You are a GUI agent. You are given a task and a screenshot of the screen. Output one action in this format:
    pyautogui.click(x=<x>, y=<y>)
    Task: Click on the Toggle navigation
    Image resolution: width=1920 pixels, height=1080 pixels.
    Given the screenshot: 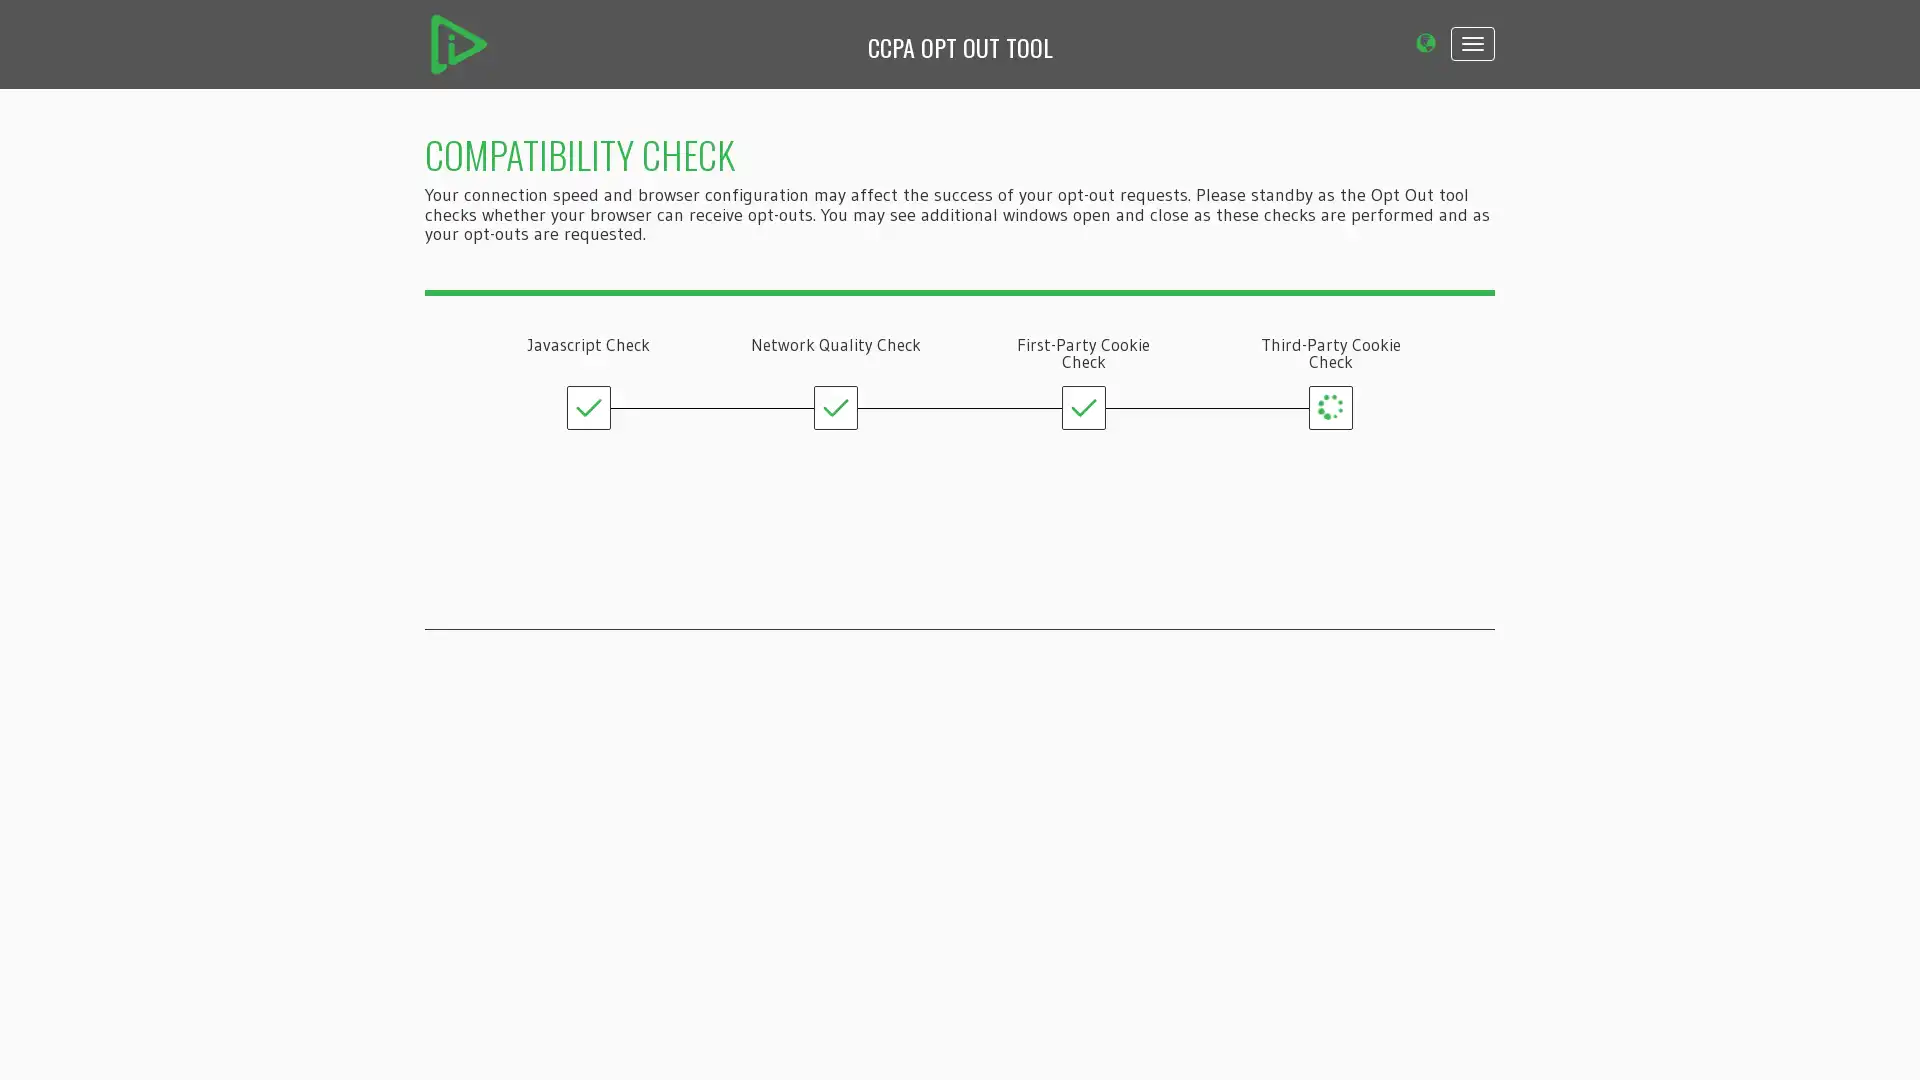 What is the action you would take?
    pyautogui.click(x=1473, y=43)
    